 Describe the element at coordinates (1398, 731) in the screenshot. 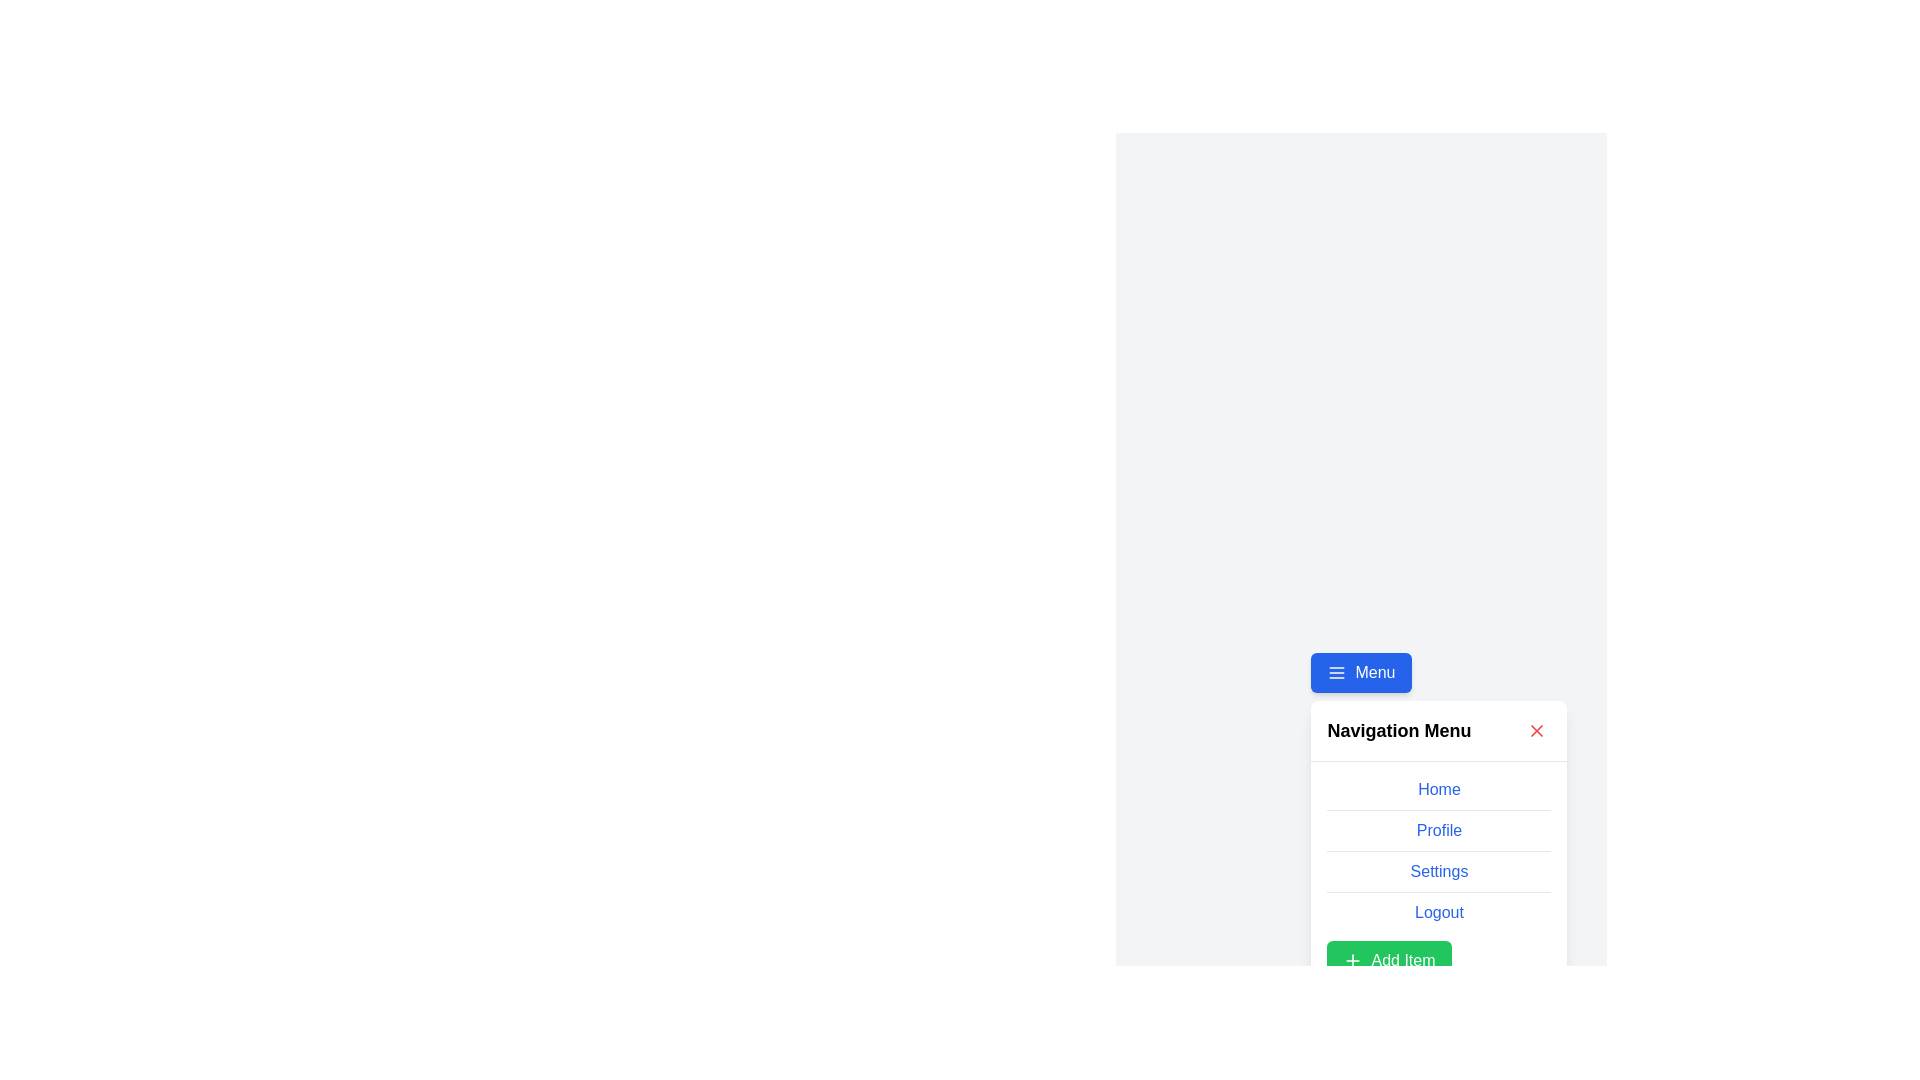

I see `the text label reading 'Navigation Menu', which is prominently styled in bold and larger font within its menu panel` at that location.